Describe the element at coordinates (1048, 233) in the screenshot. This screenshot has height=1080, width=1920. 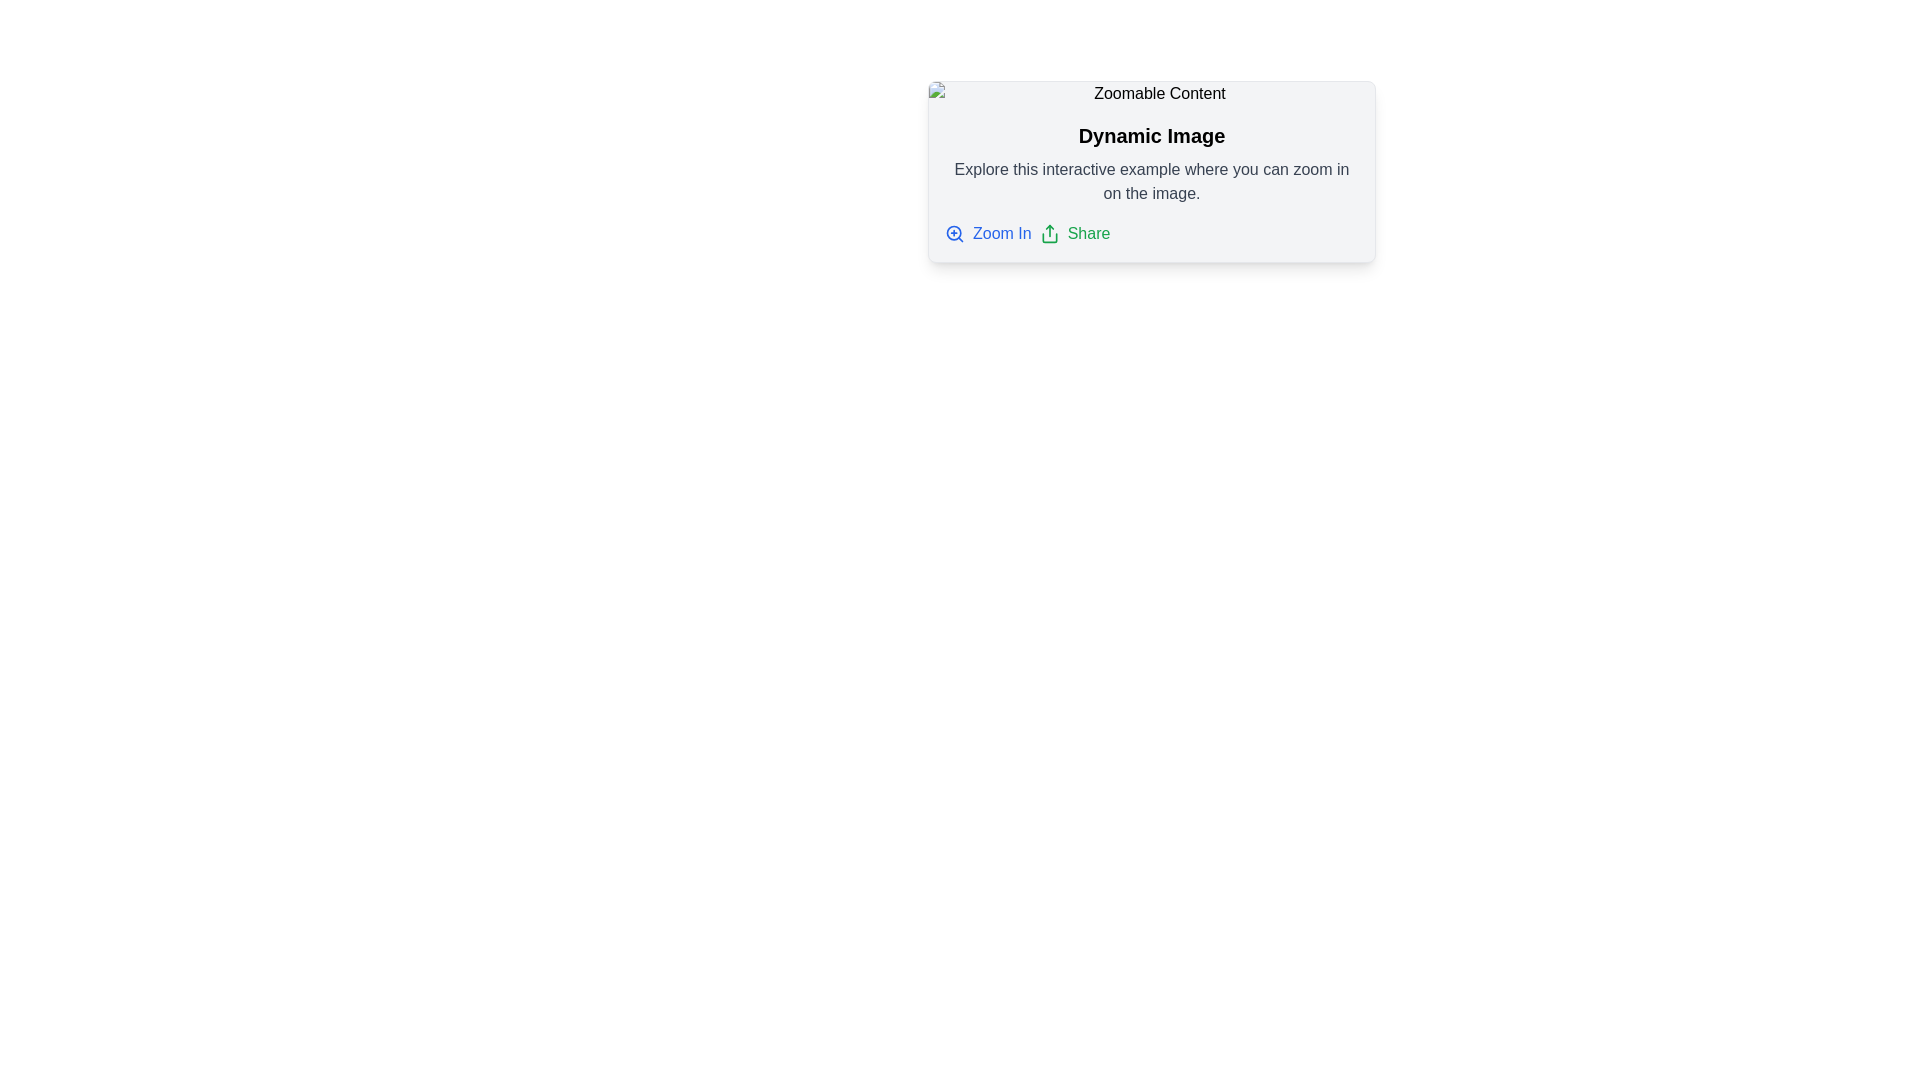
I see `the green share icon located to the left of the 'Share' text label within the button group at the bottom of the 'Zoomable Content' card interface` at that location.